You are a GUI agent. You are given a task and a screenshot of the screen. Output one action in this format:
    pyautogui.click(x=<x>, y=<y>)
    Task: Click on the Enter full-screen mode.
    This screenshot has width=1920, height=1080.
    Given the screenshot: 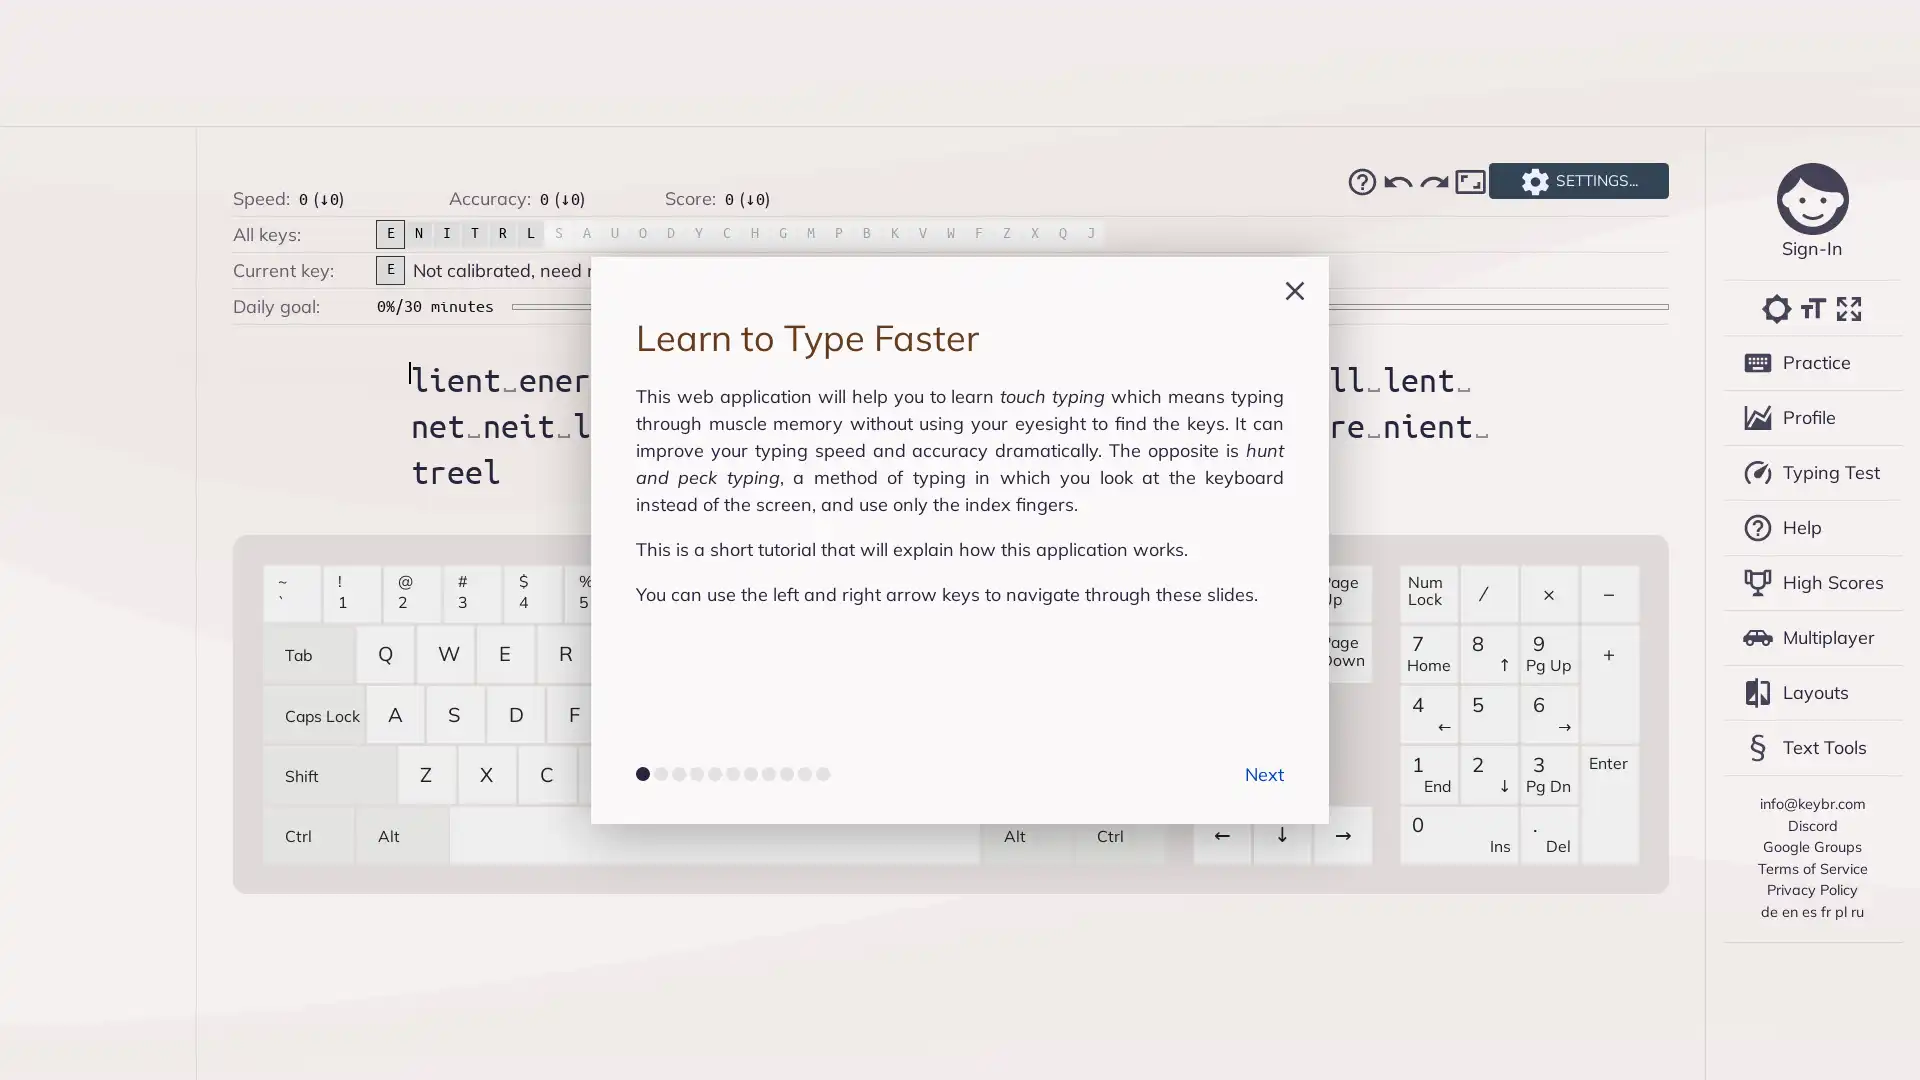 What is the action you would take?
    pyautogui.click(x=1847, y=308)
    